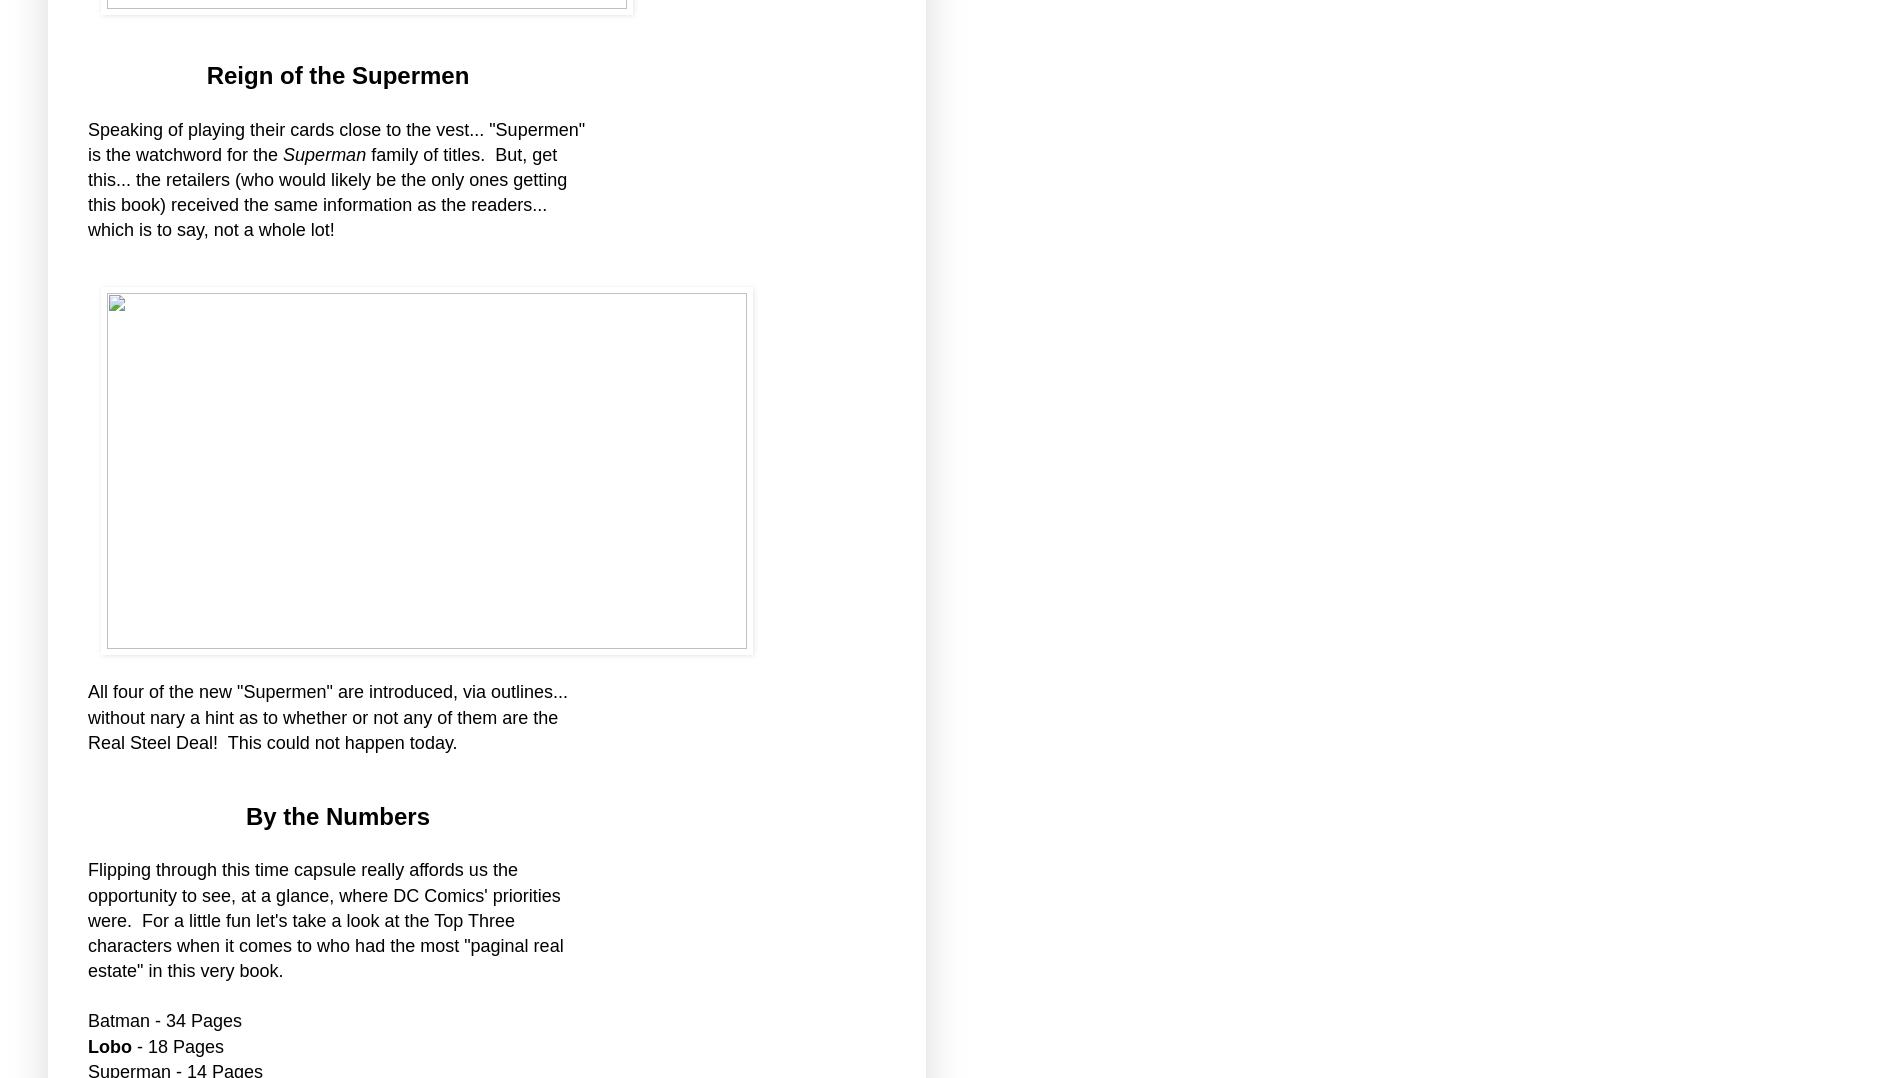  I want to click on 'All four of the new "Supermen" are introduced, via outlines... without nary a hint as to whether or not any of them are the Real Steel Deal!  This could not happen today.', so click(327, 715).